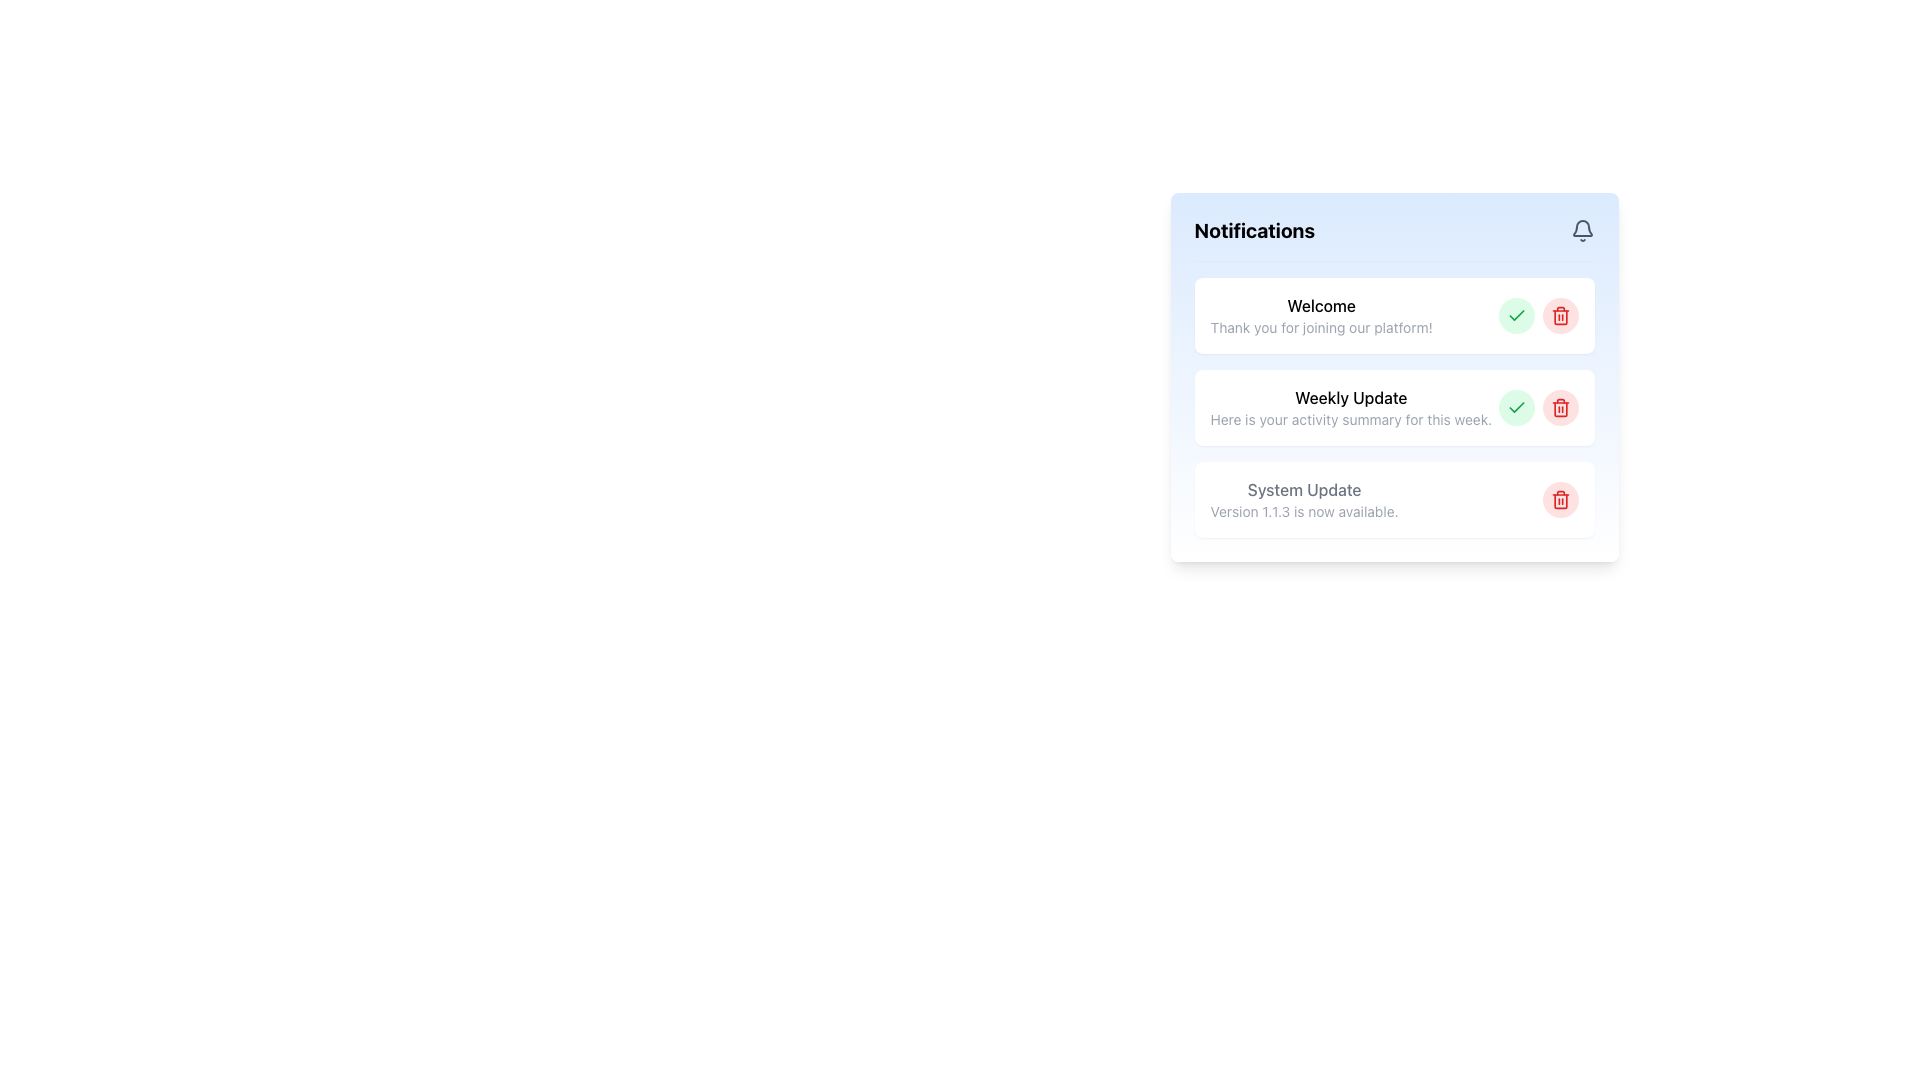  I want to click on the Notification card element titled 'System Update', which is the third card in the notification panel, located between 'Weekly Update' and no other notifications, so click(1393, 499).